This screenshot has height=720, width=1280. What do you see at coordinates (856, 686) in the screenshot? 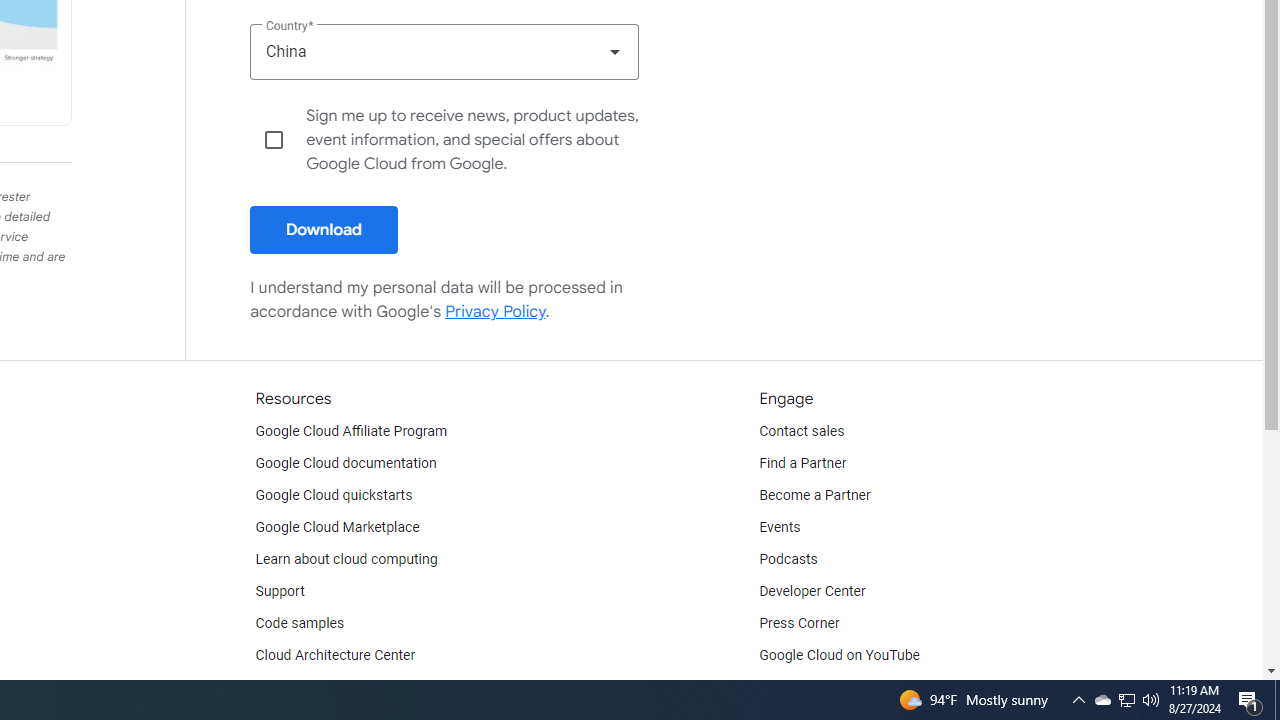
I see `'Google Cloud Tech on YouTube'` at bounding box center [856, 686].